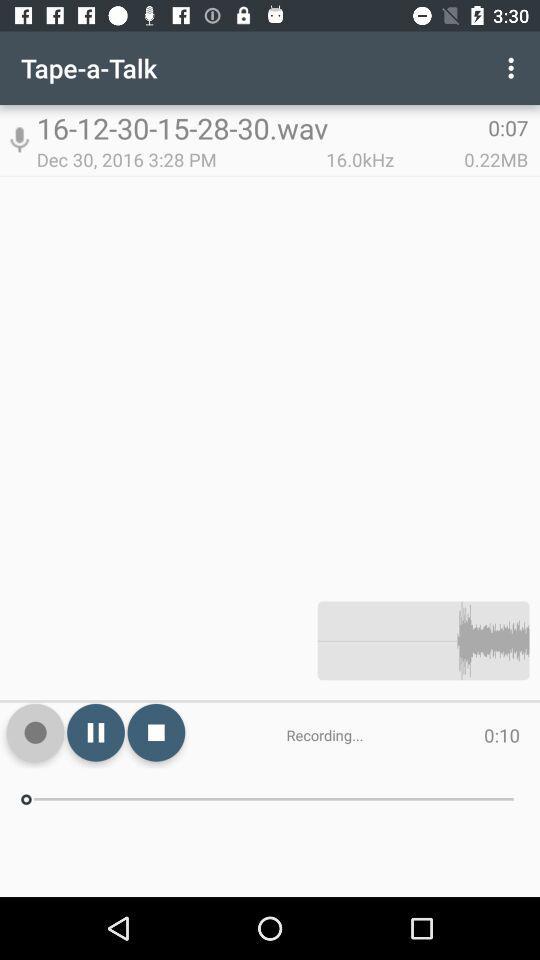 The height and width of the screenshot is (960, 540). I want to click on the pause icon, so click(95, 731).